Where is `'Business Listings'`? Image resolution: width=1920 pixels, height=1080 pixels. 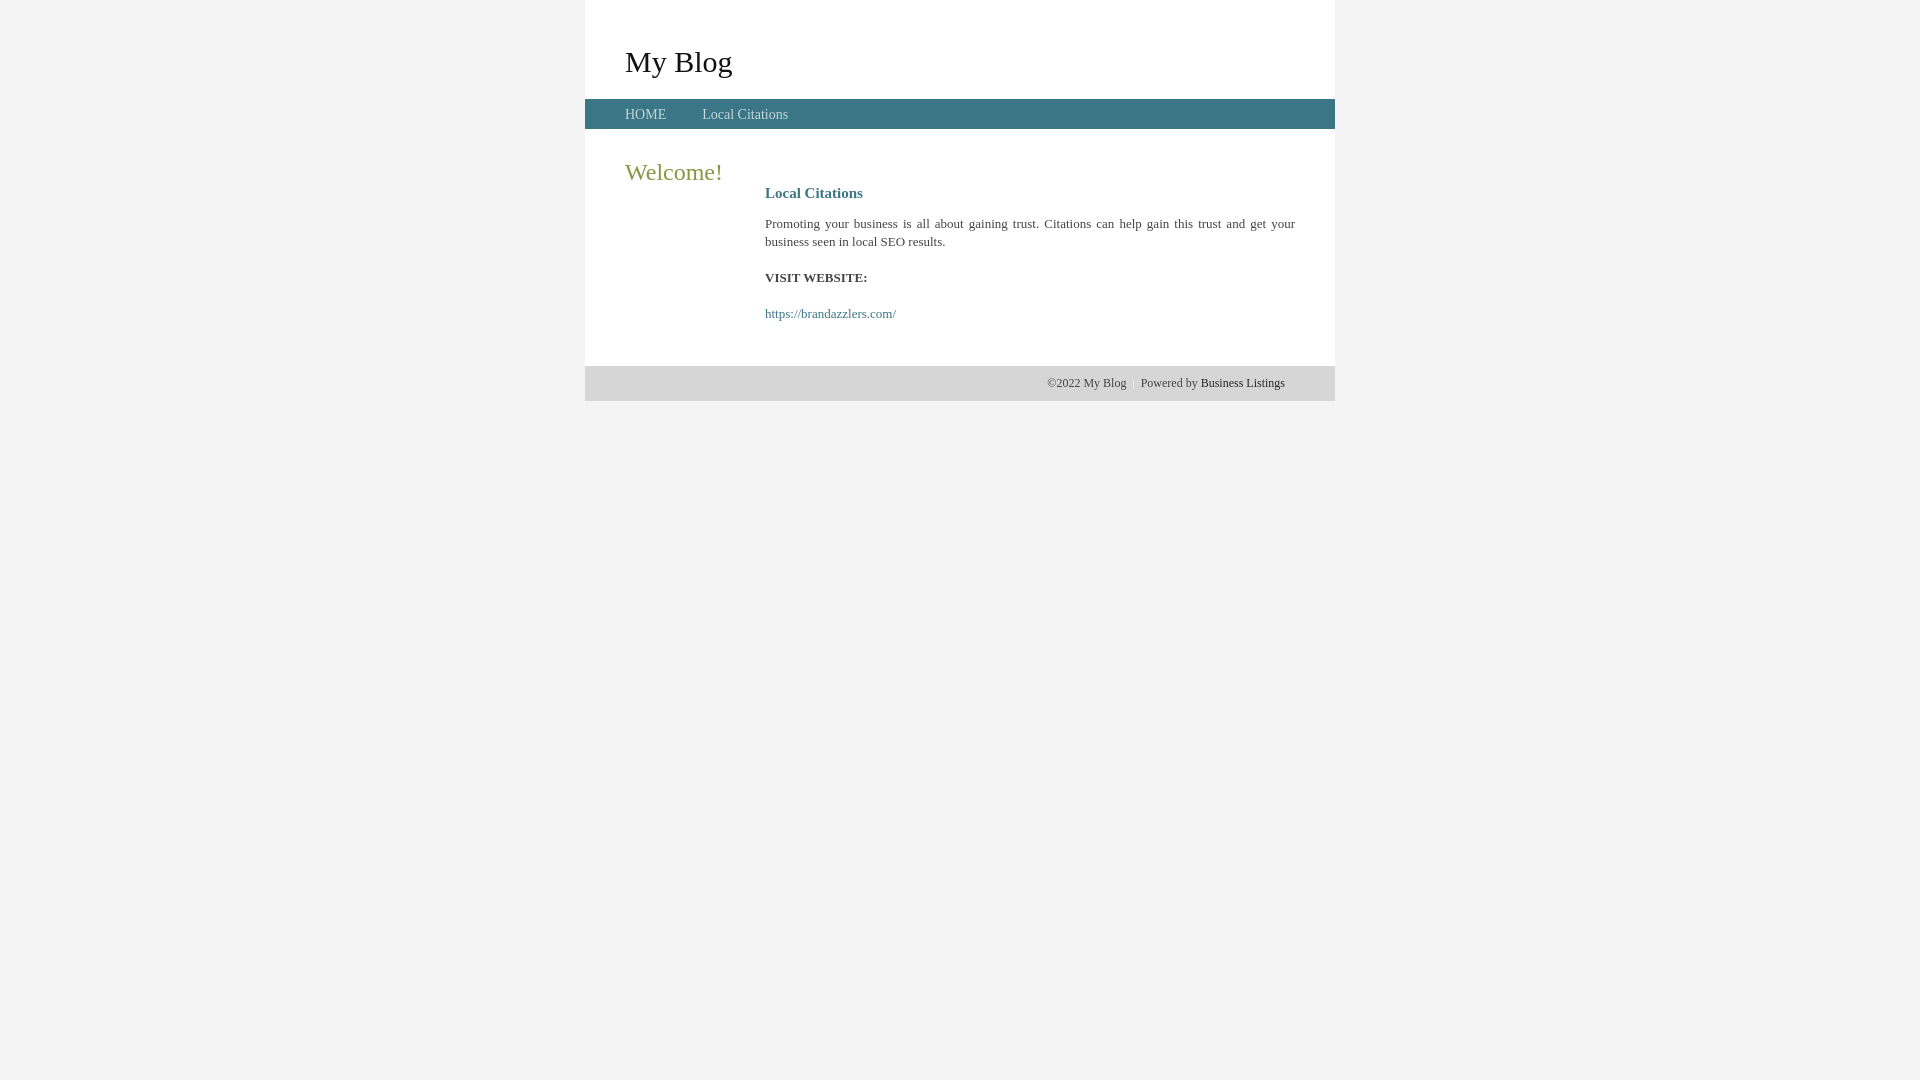 'Business Listings' is located at coordinates (1242, 382).